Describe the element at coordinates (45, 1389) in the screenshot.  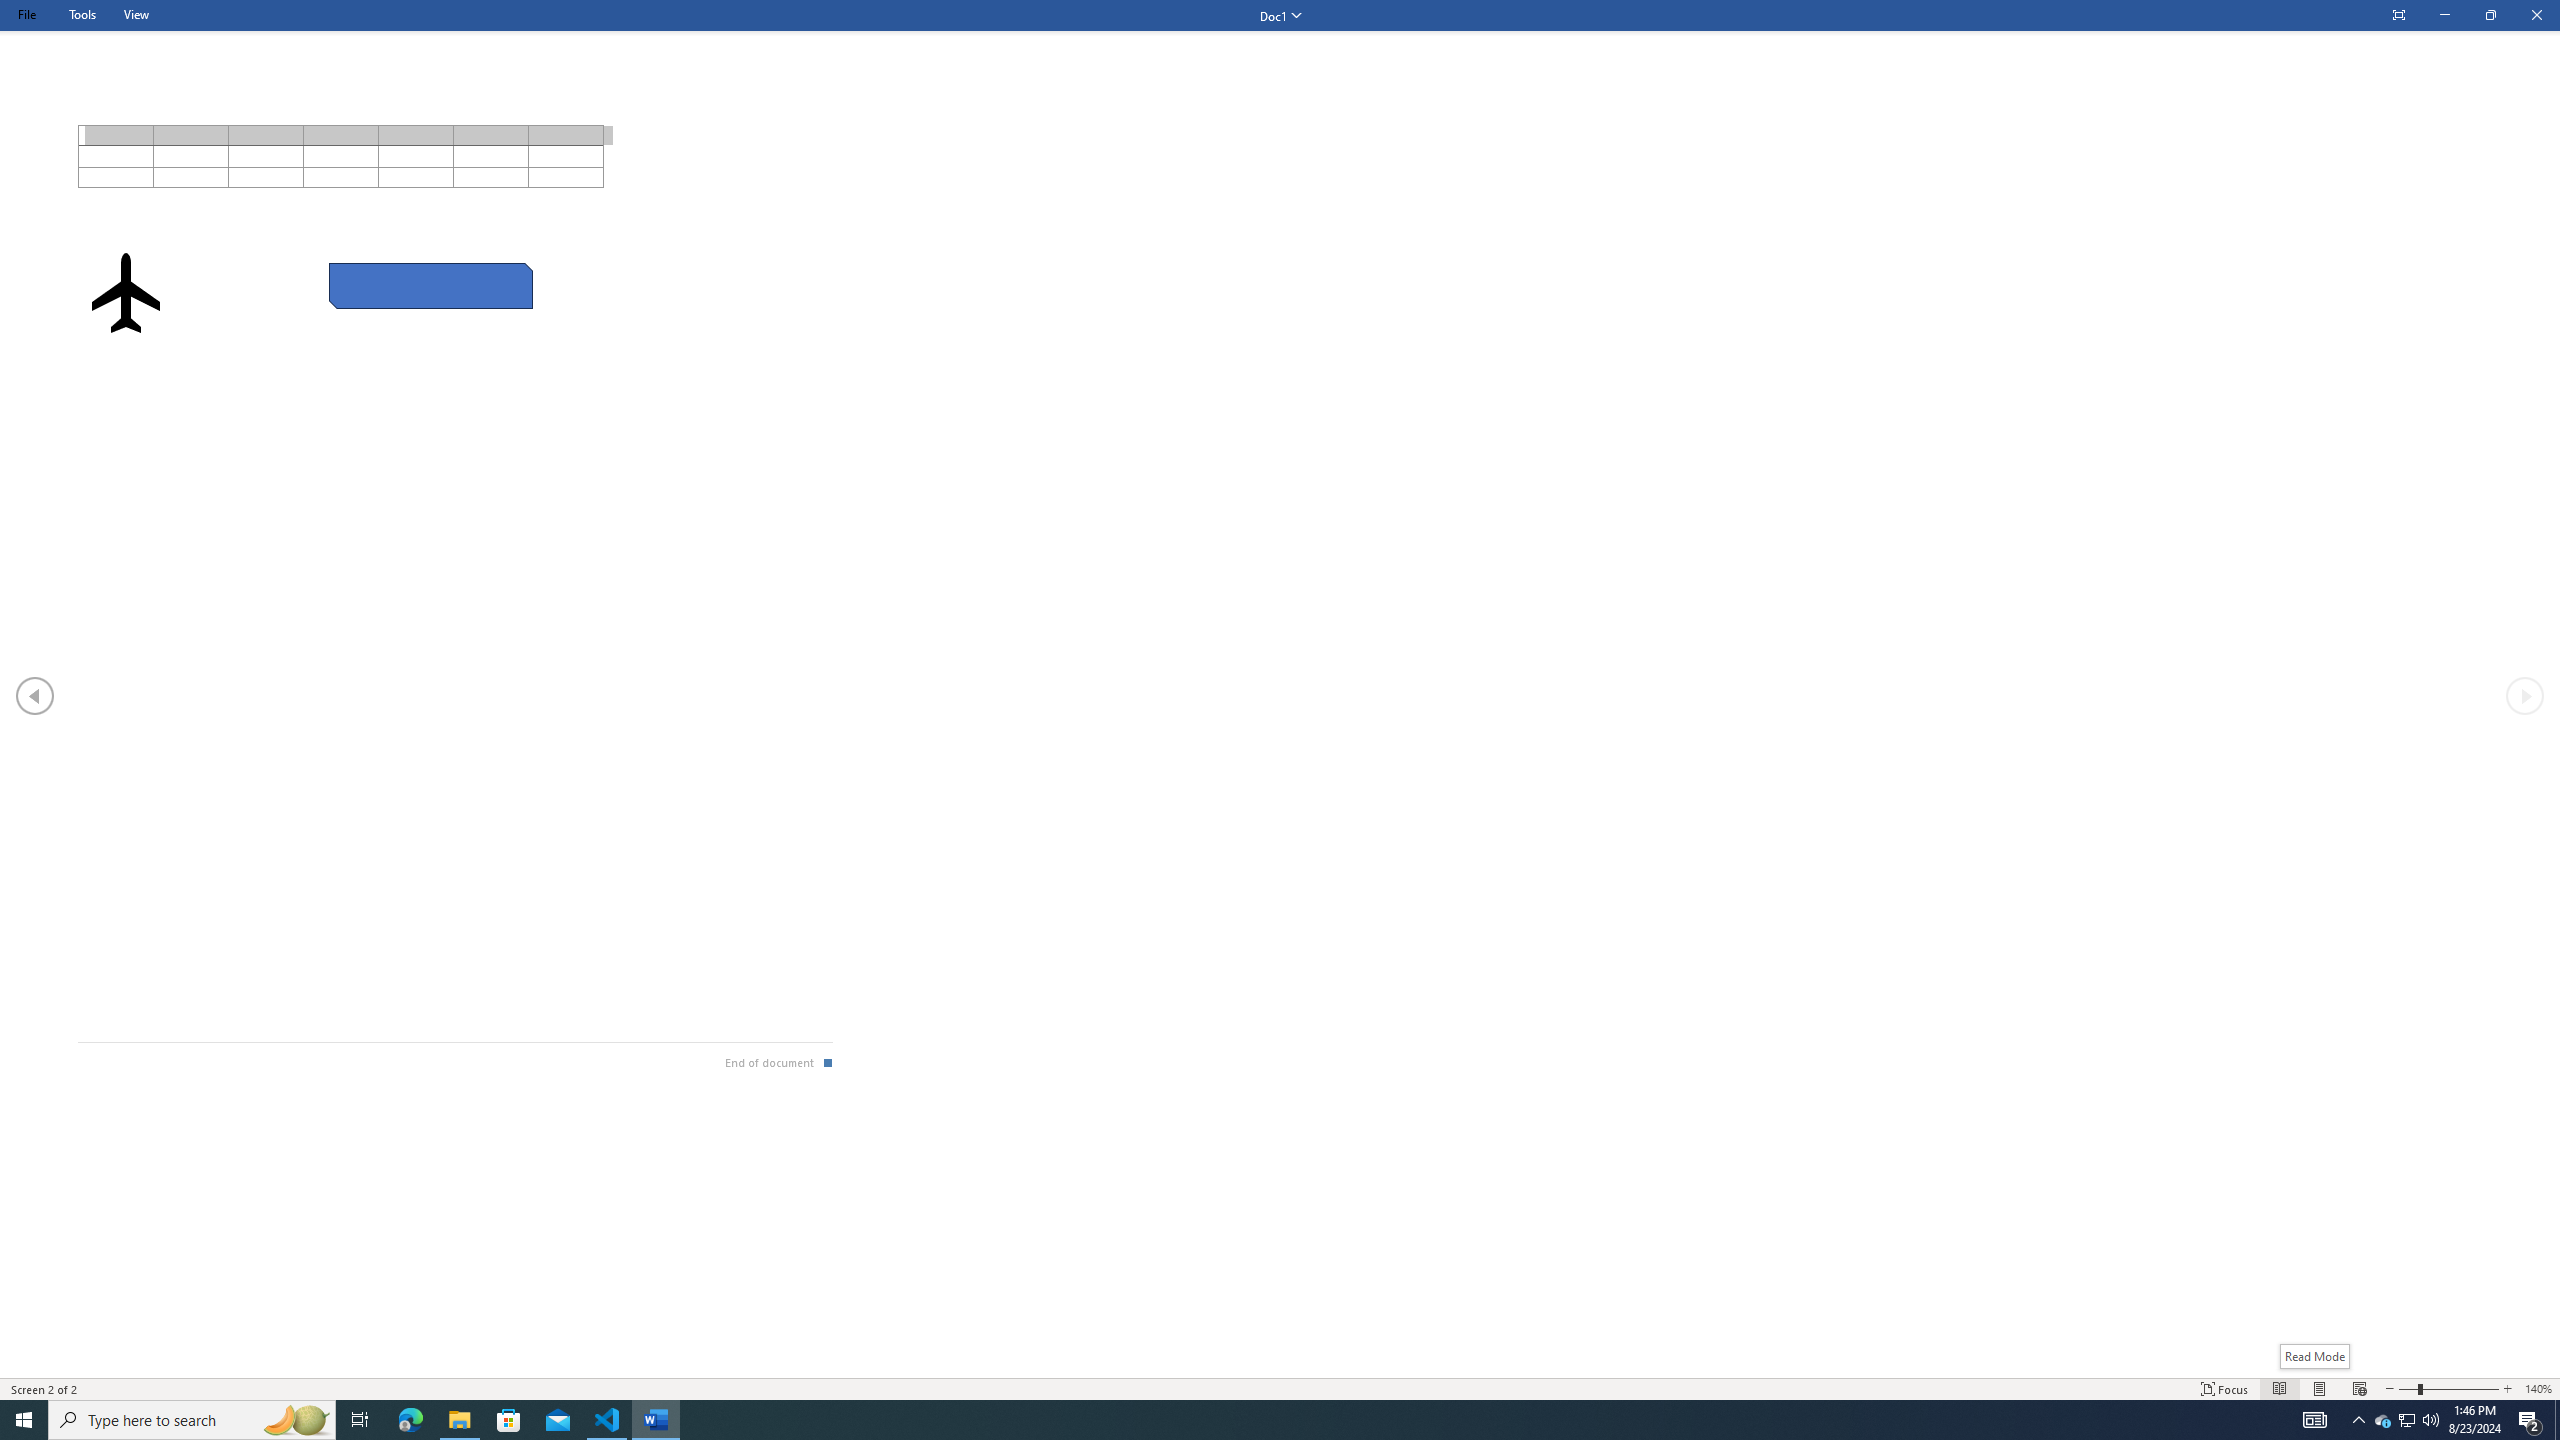
I see `'Page Number Screen 2 of 2 '` at that location.